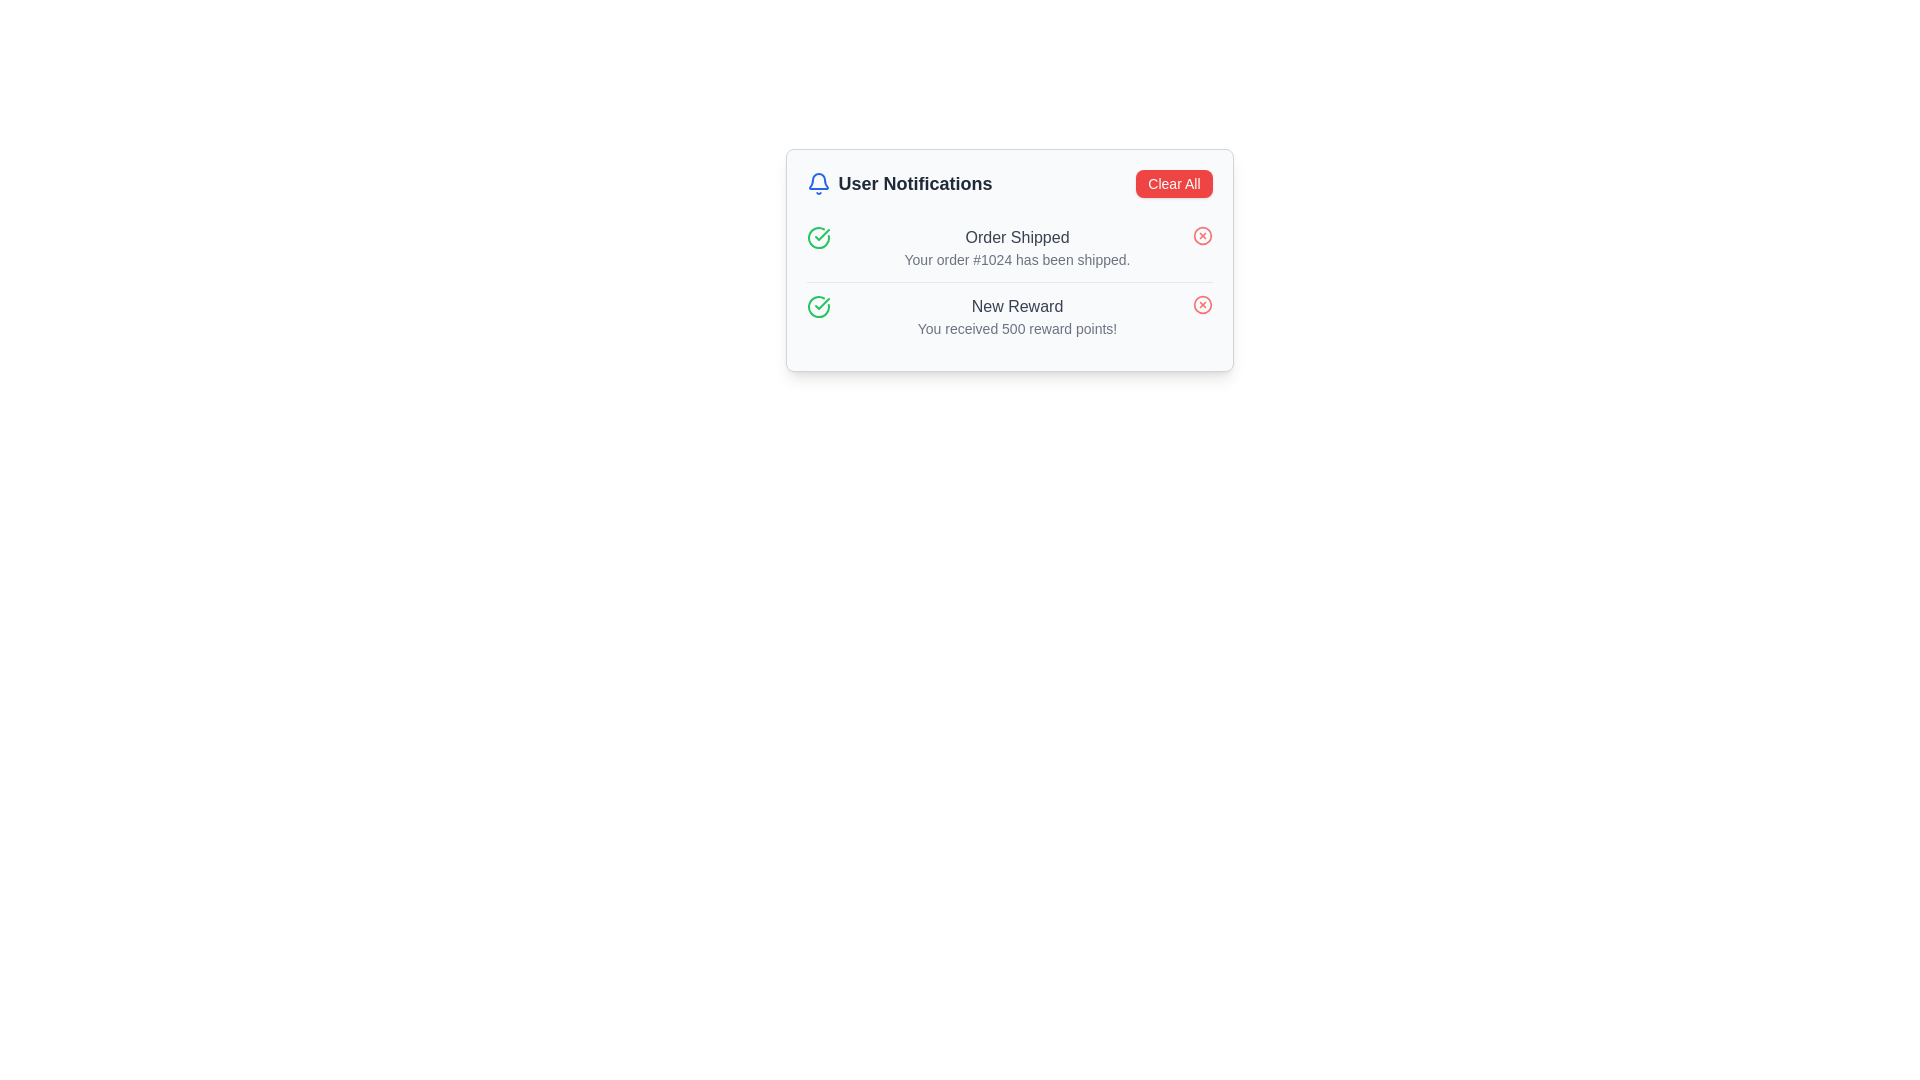 The height and width of the screenshot is (1080, 1920). Describe the element at coordinates (1017, 327) in the screenshot. I see `the Text label that informs the user about a specific reward, positioned below the 'New Reward' heading` at that location.